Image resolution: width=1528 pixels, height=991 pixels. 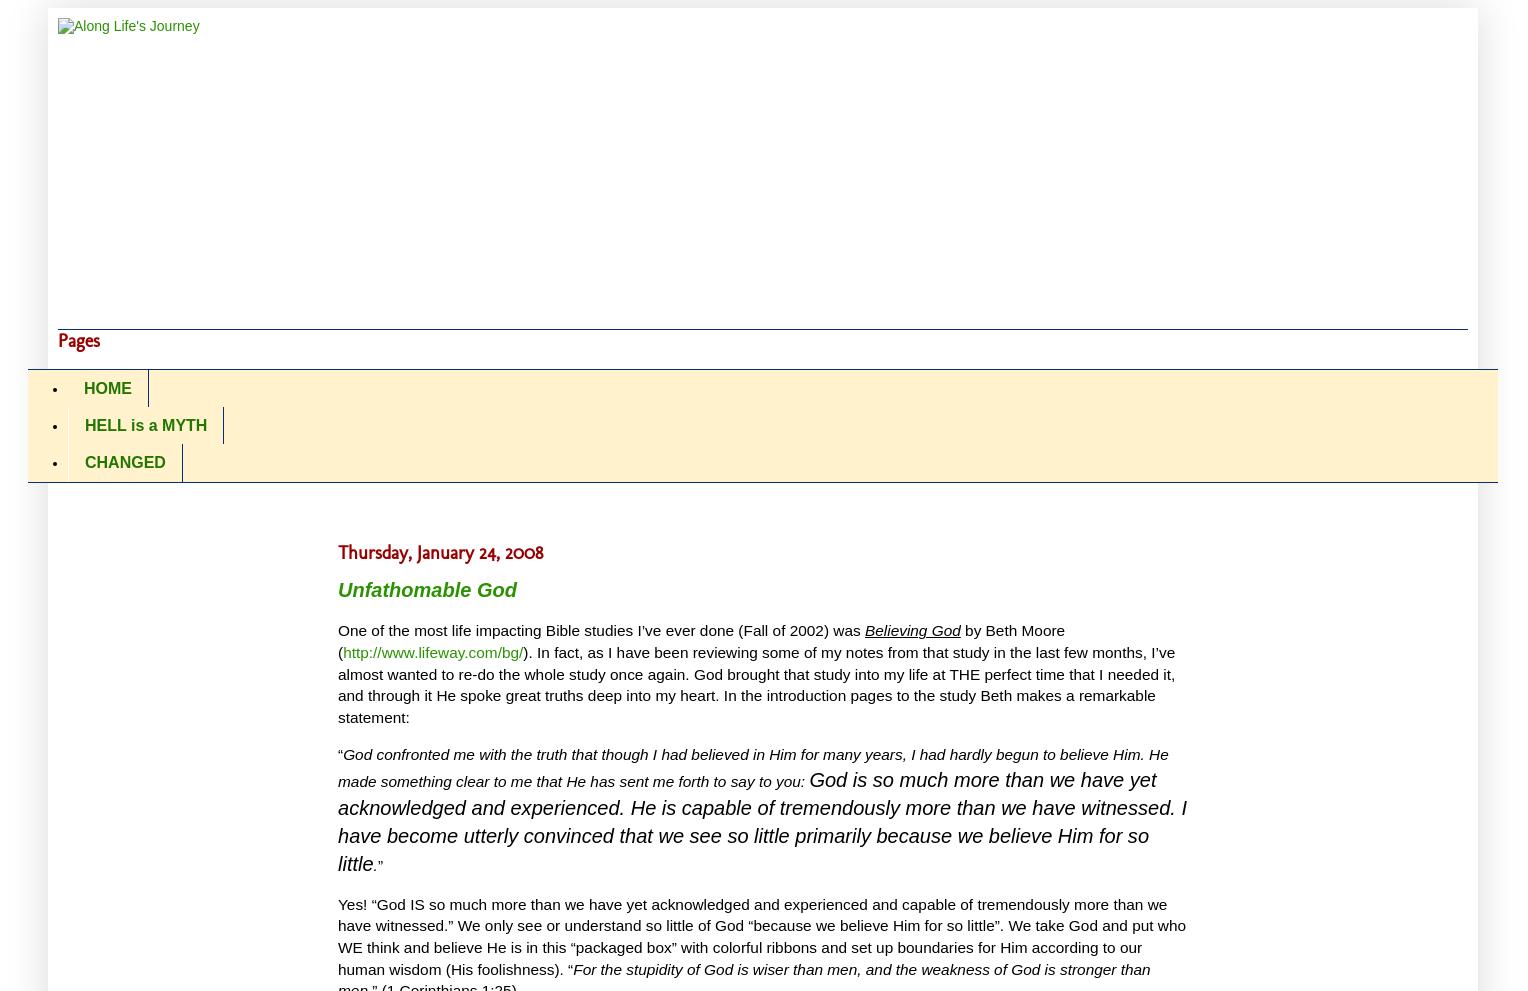 I want to click on 'We only see or understand so little of God “because we believe Him for so little”.', so click(x=729, y=924).